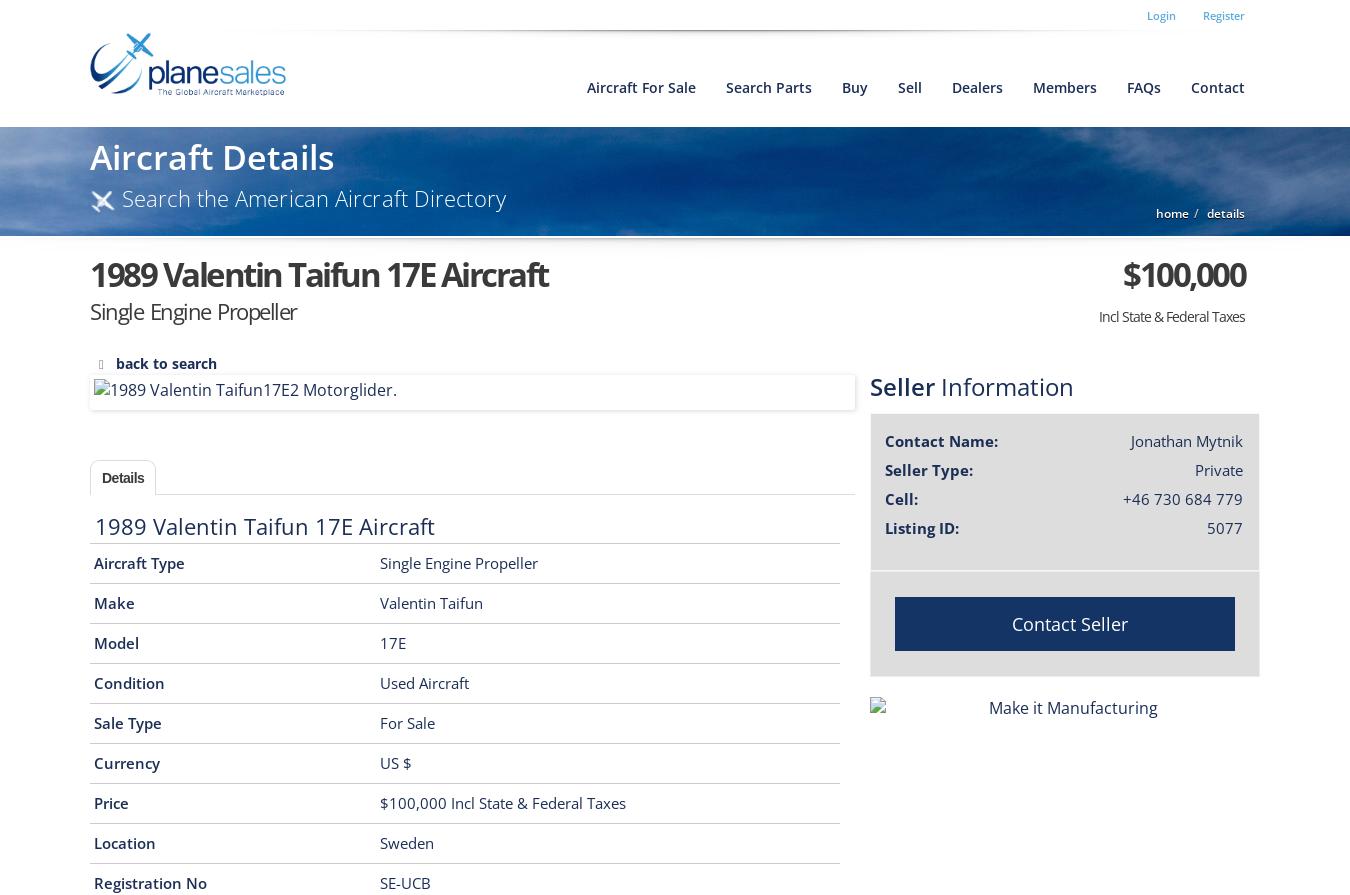 This screenshot has width=1350, height=895. I want to click on 'Currency', so click(92, 761).